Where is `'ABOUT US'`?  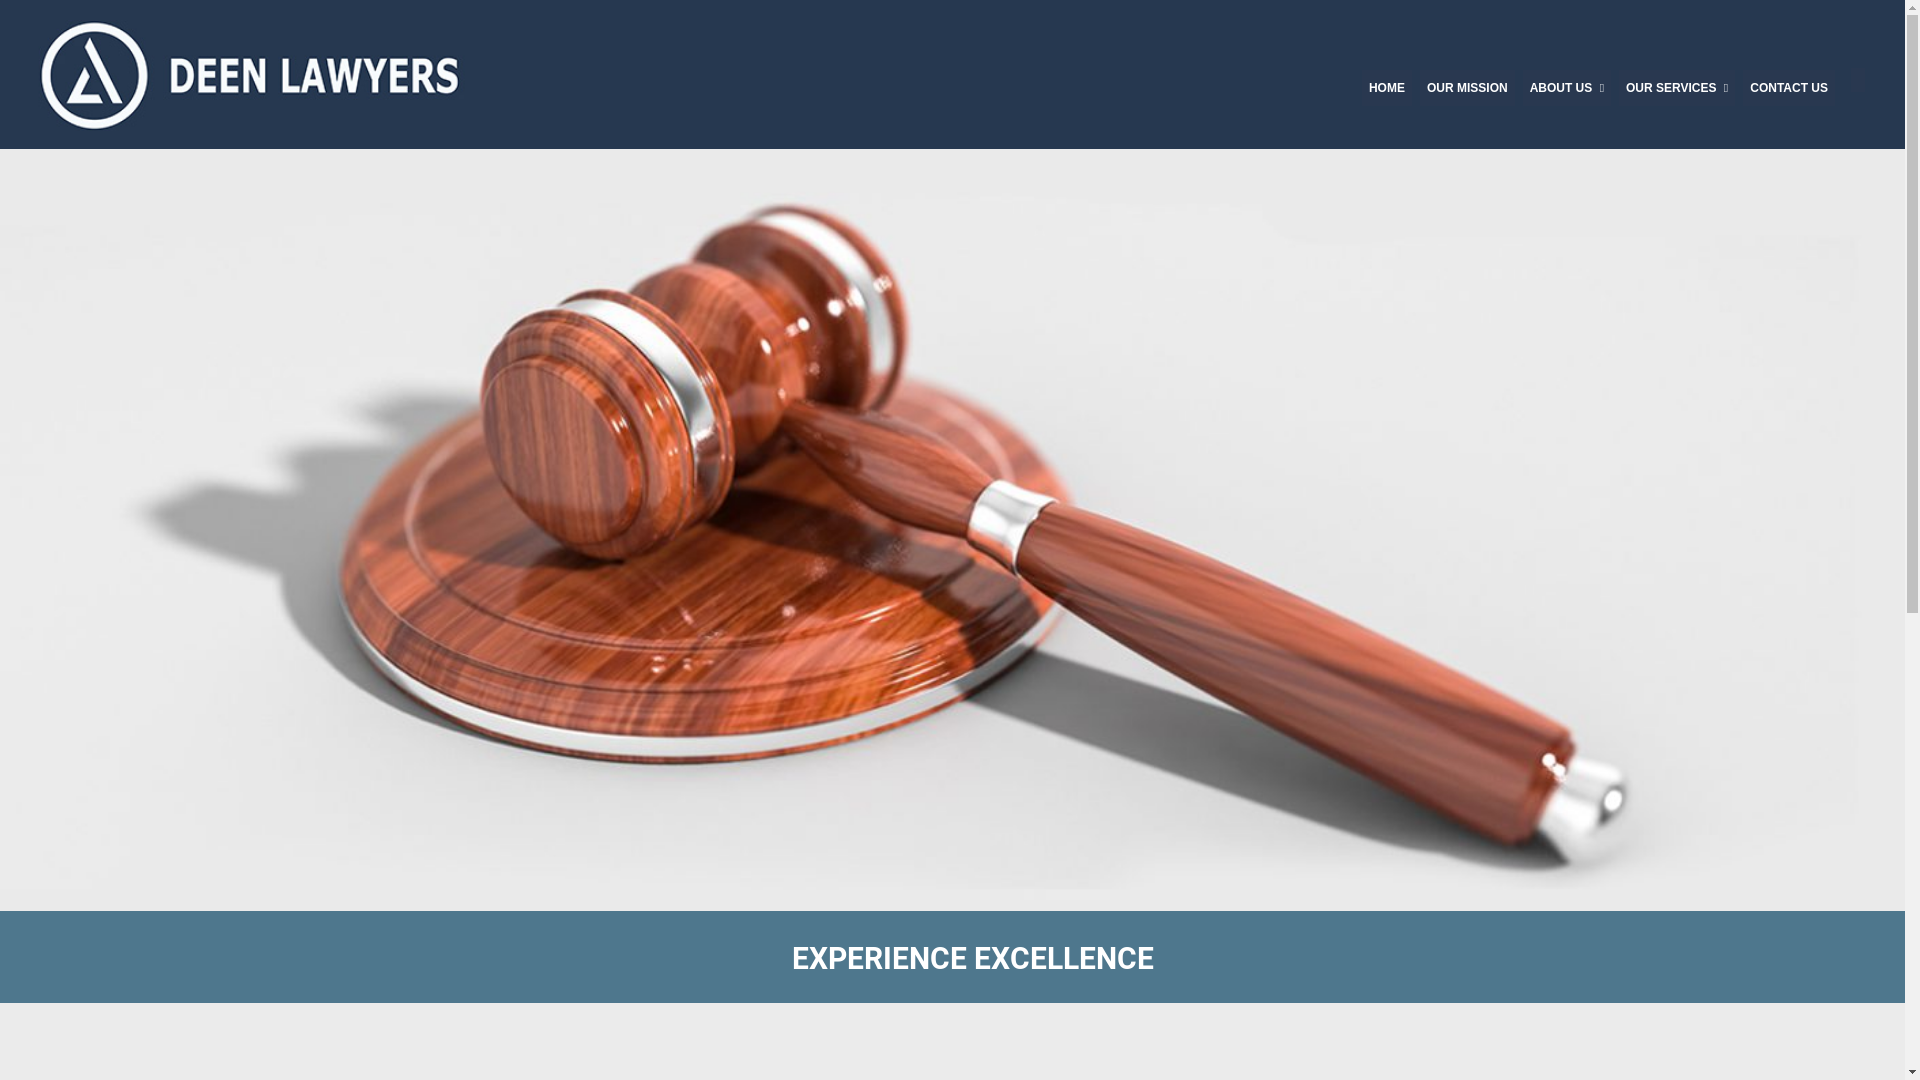
'ABOUT US' is located at coordinates (1565, 87).